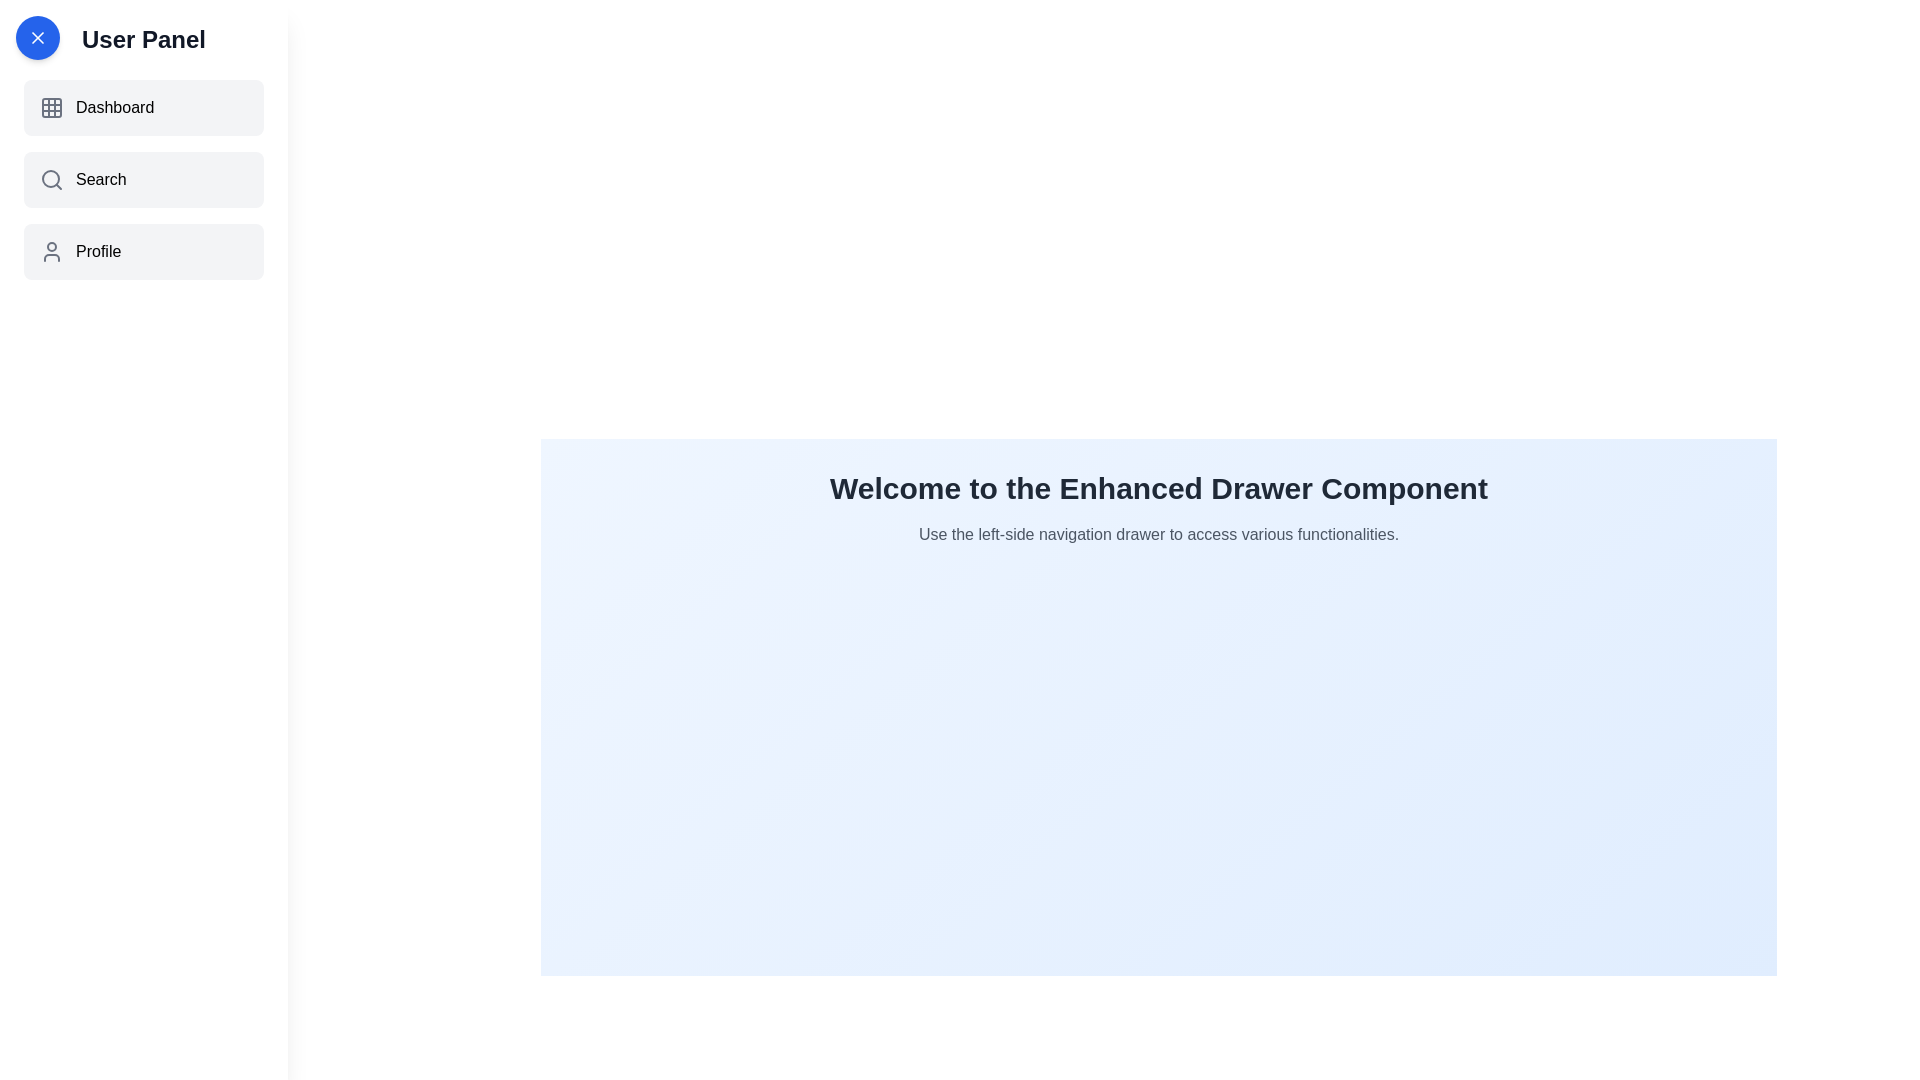  I want to click on the 'Profile' text label in the navigation menu, so click(97, 250).